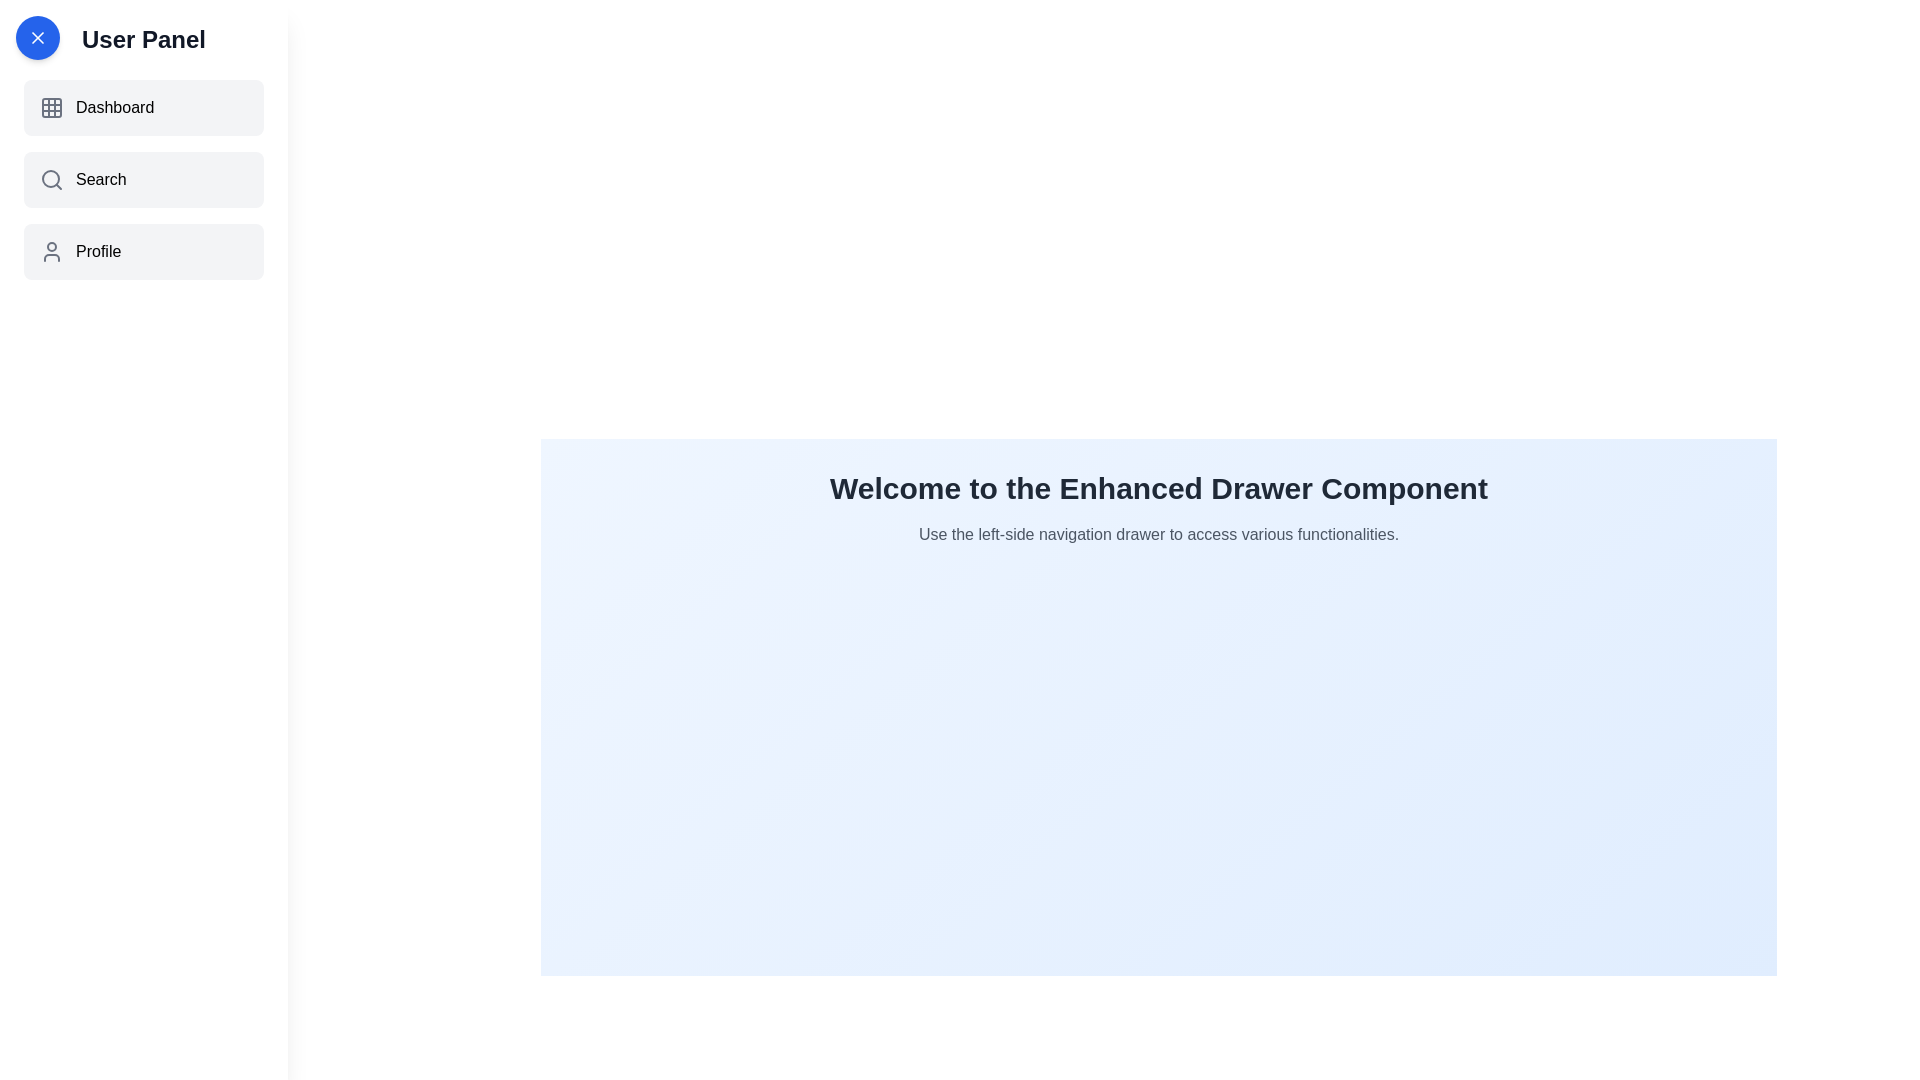  I want to click on the 'Profile' text label in the navigation menu, so click(97, 250).